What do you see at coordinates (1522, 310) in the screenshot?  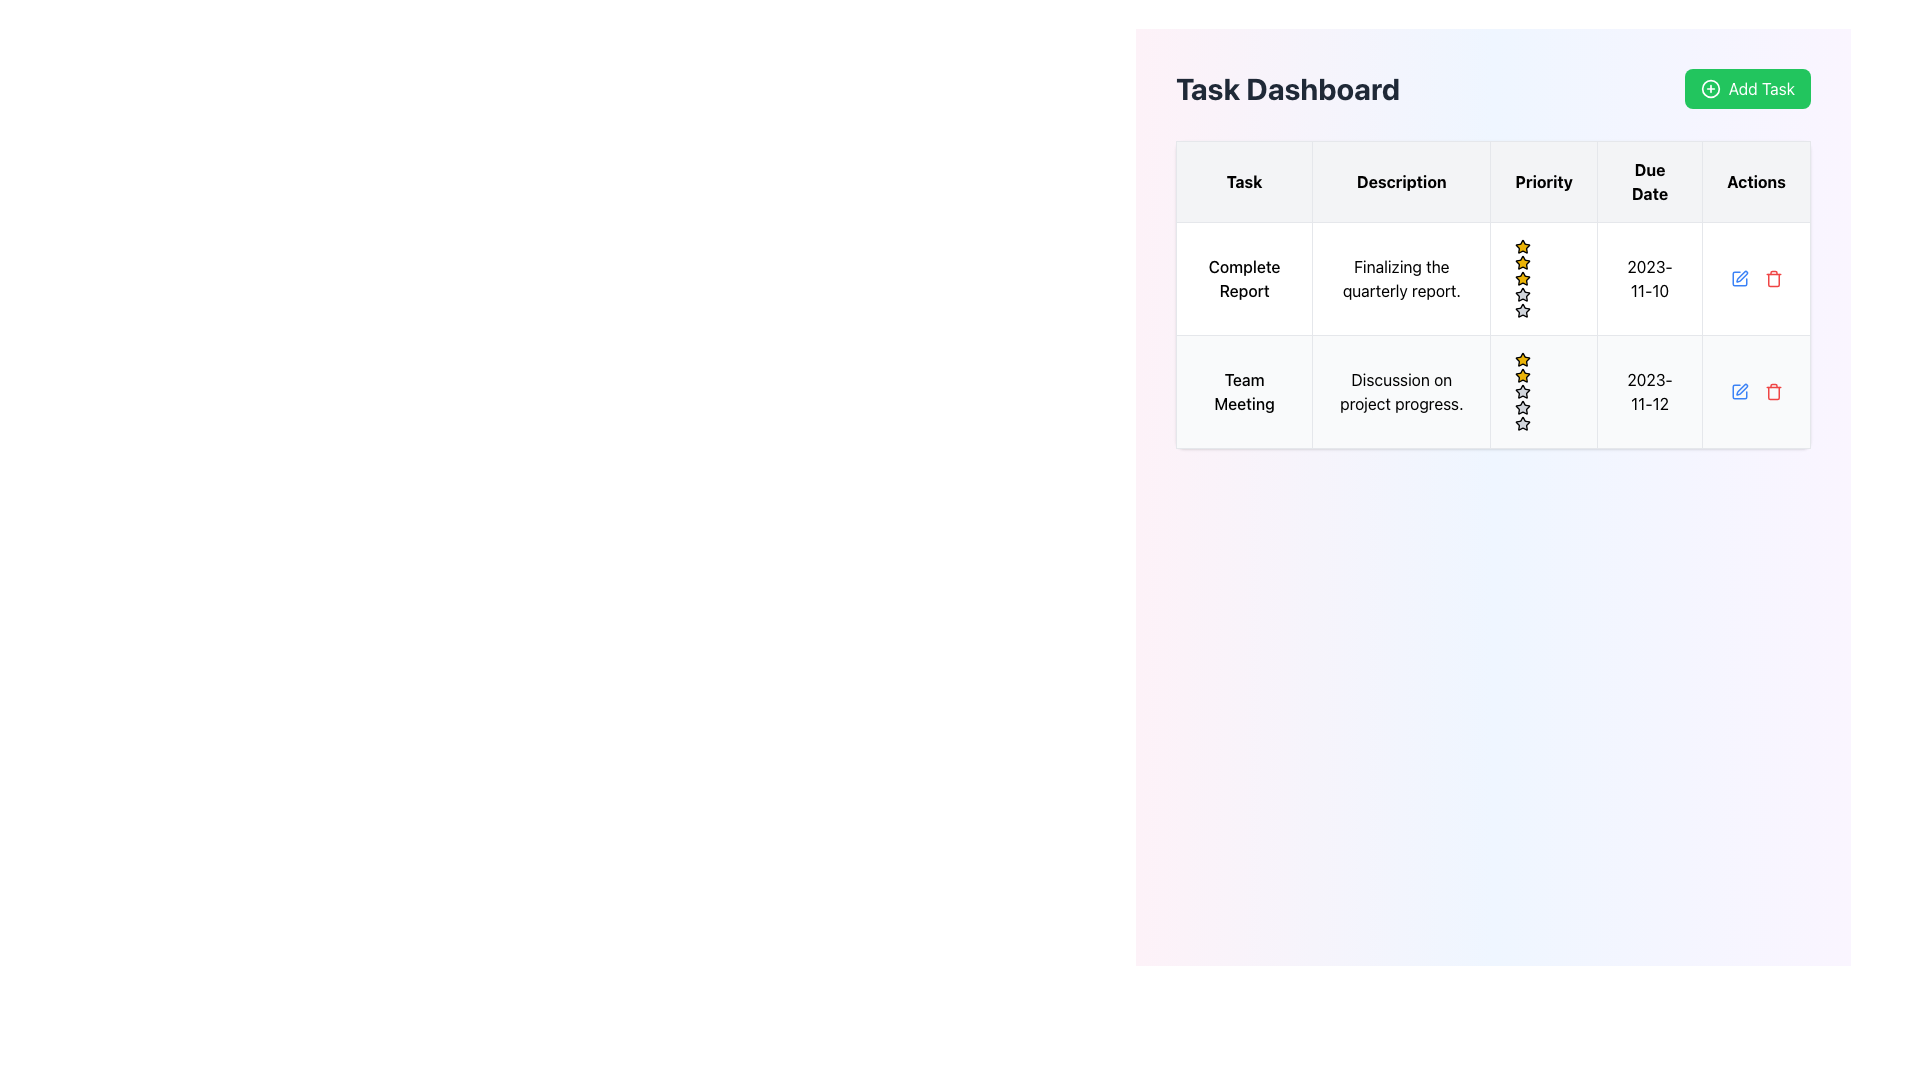 I see `the fifth star in the star rating indicator under the 'Priority' column for the 'Complete Report' task to provide visual feedback` at bounding box center [1522, 310].